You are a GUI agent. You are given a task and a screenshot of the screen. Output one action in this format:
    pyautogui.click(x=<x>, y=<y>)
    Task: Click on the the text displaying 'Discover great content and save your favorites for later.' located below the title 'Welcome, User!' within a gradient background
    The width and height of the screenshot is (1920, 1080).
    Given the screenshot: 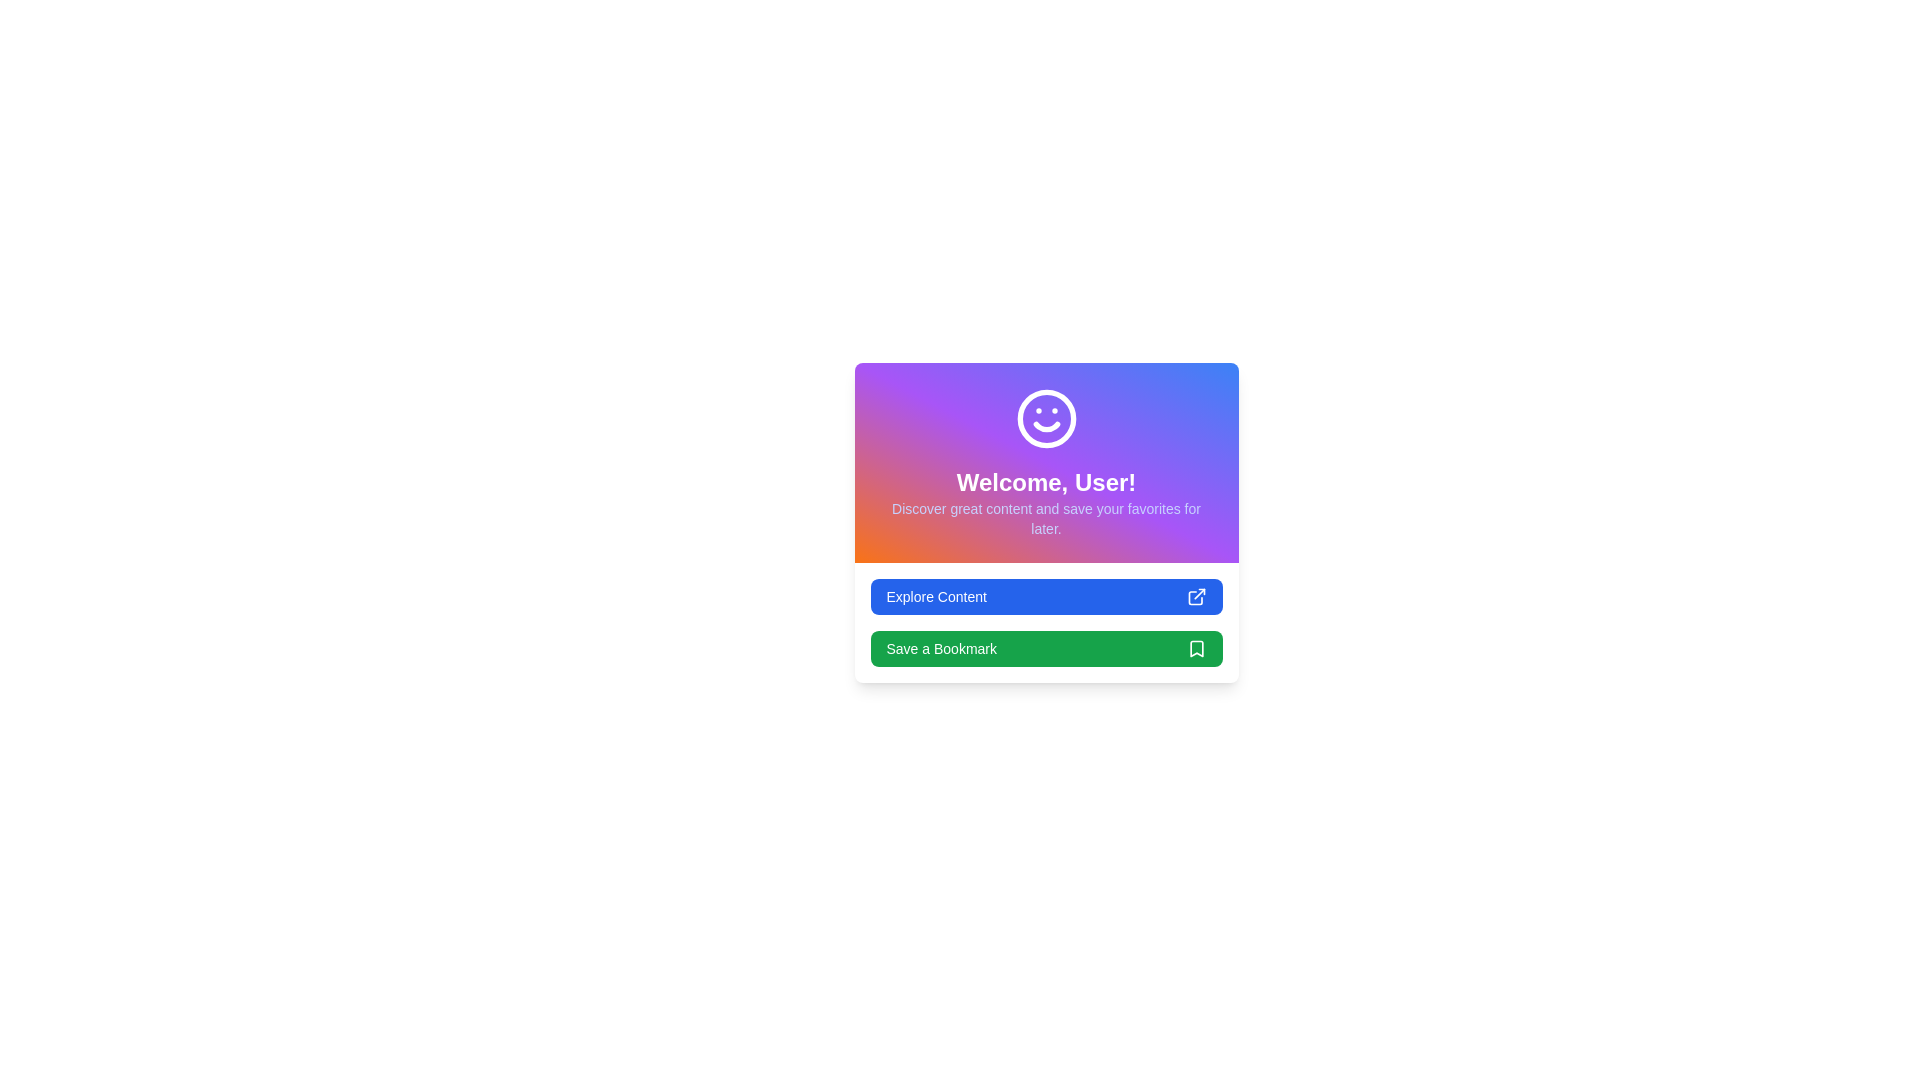 What is the action you would take?
    pyautogui.click(x=1045, y=518)
    